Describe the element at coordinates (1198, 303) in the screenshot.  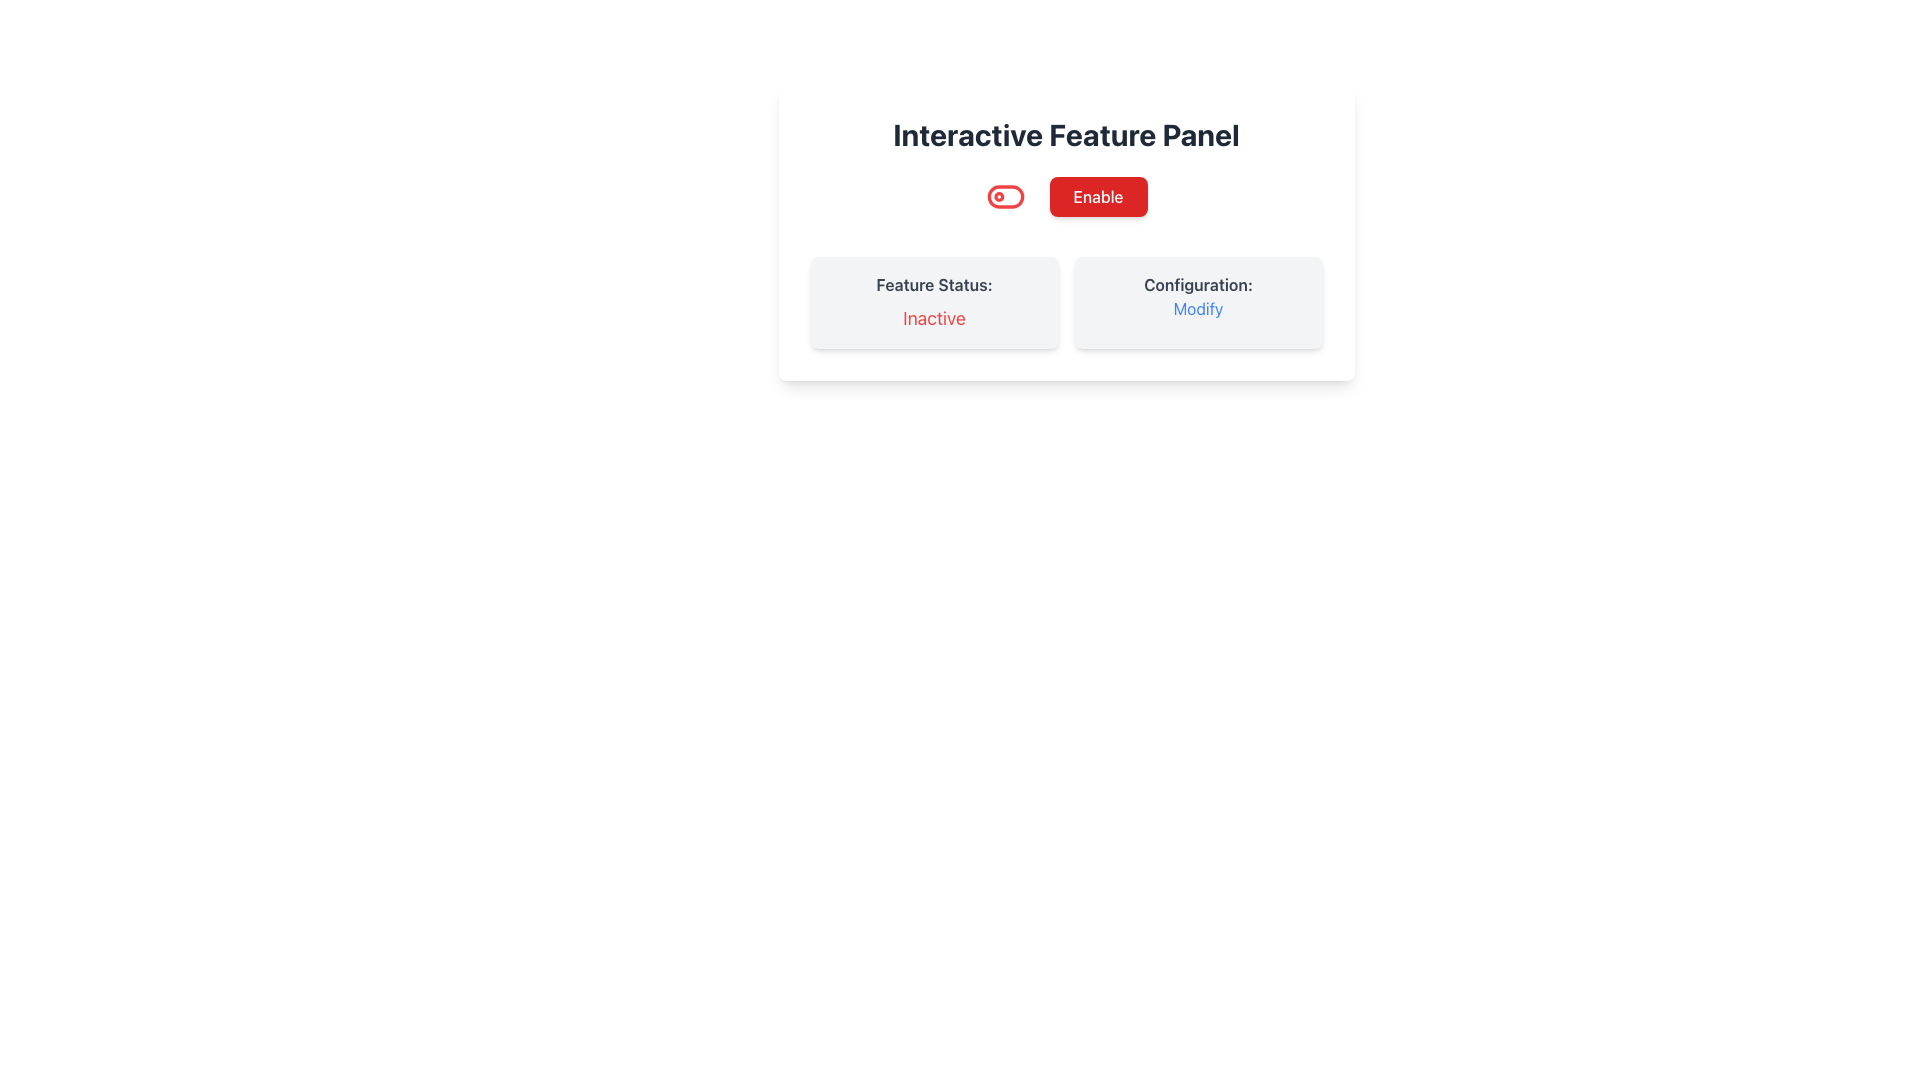
I see `the hyperlink labeled 'Modify' on the informational card located in the bottom-right portion of the Interactive Feature Panel` at that location.